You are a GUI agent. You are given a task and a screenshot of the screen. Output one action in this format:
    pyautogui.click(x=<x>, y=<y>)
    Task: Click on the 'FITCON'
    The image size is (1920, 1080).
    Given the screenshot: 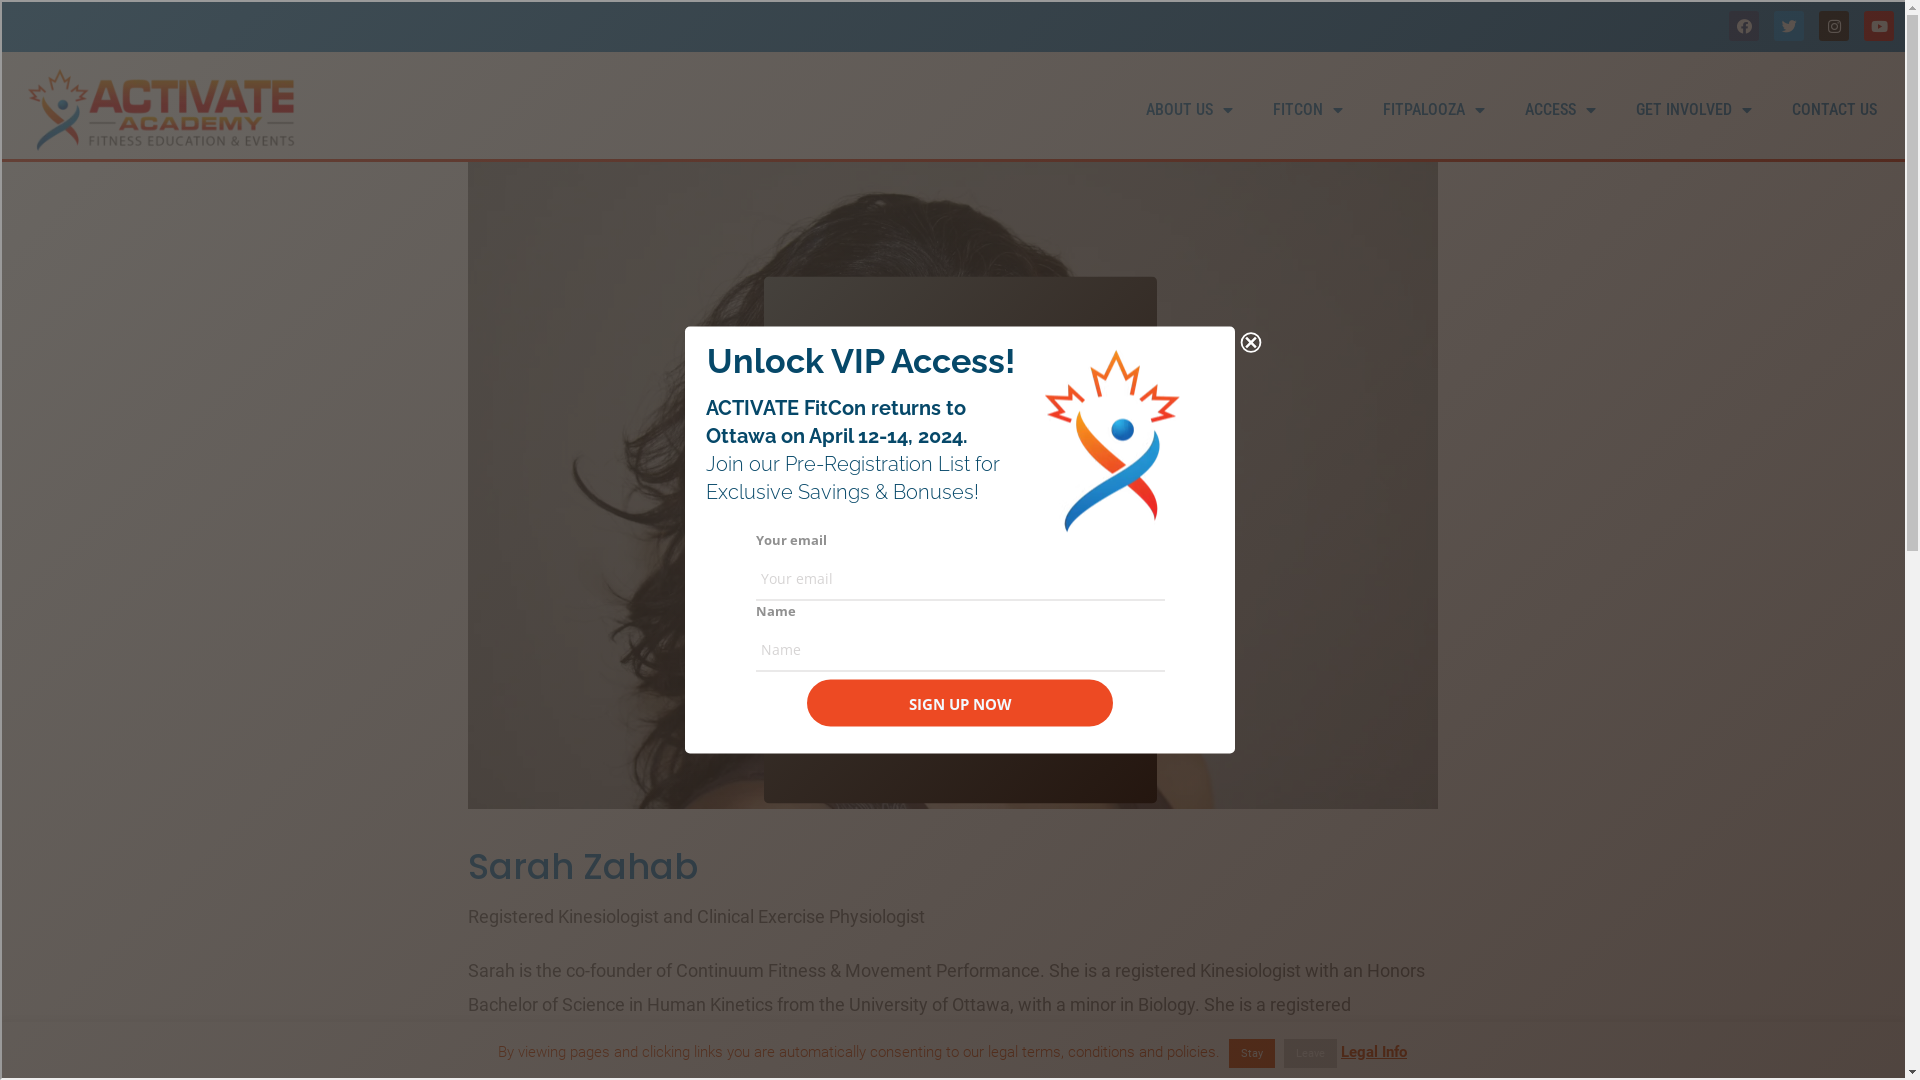 What is the action you would take?
    pyautogui.click(x=1307, y=110)
    